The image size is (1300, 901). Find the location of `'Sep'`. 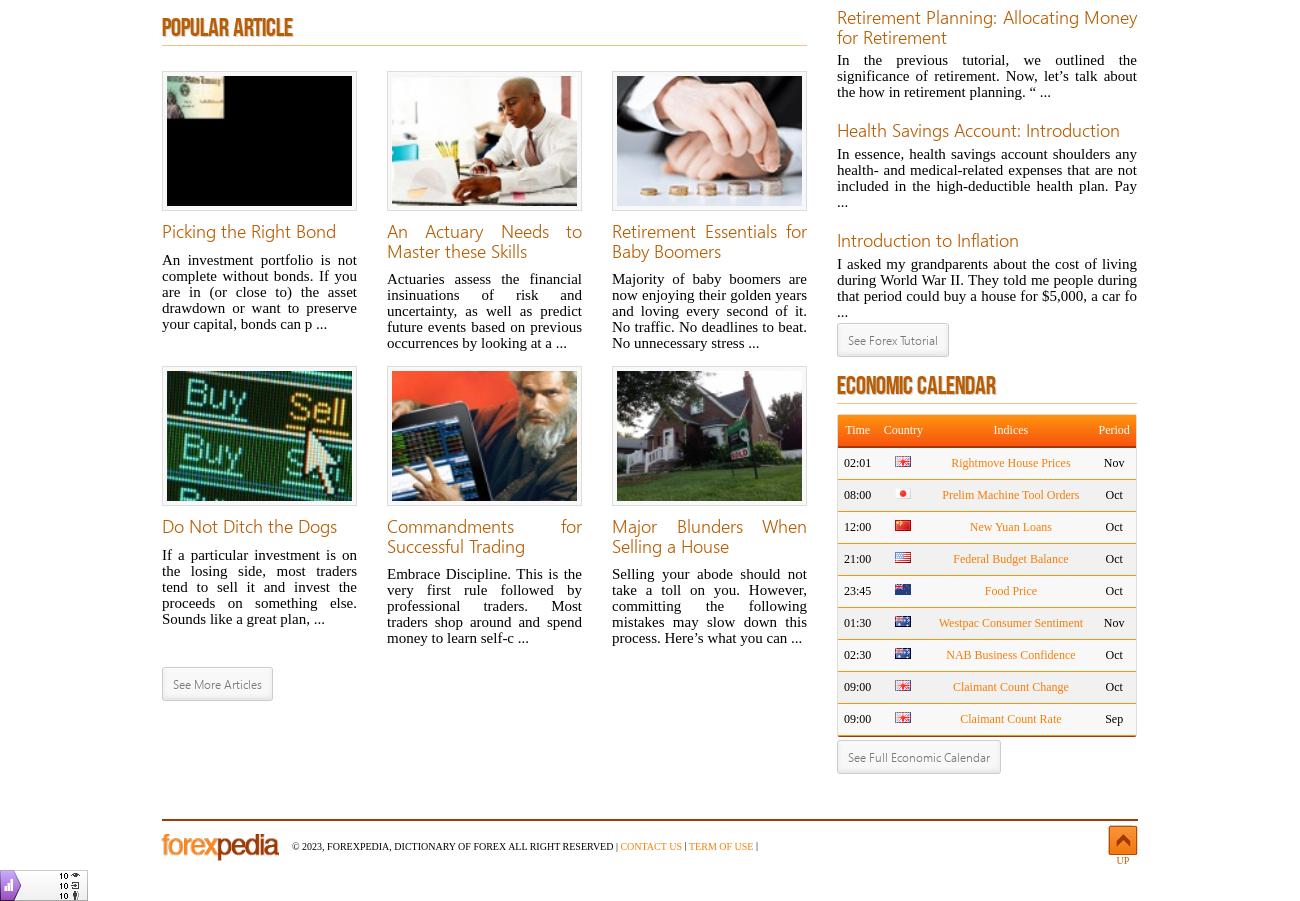

'Sep' is located at coordinates (1104, 718).